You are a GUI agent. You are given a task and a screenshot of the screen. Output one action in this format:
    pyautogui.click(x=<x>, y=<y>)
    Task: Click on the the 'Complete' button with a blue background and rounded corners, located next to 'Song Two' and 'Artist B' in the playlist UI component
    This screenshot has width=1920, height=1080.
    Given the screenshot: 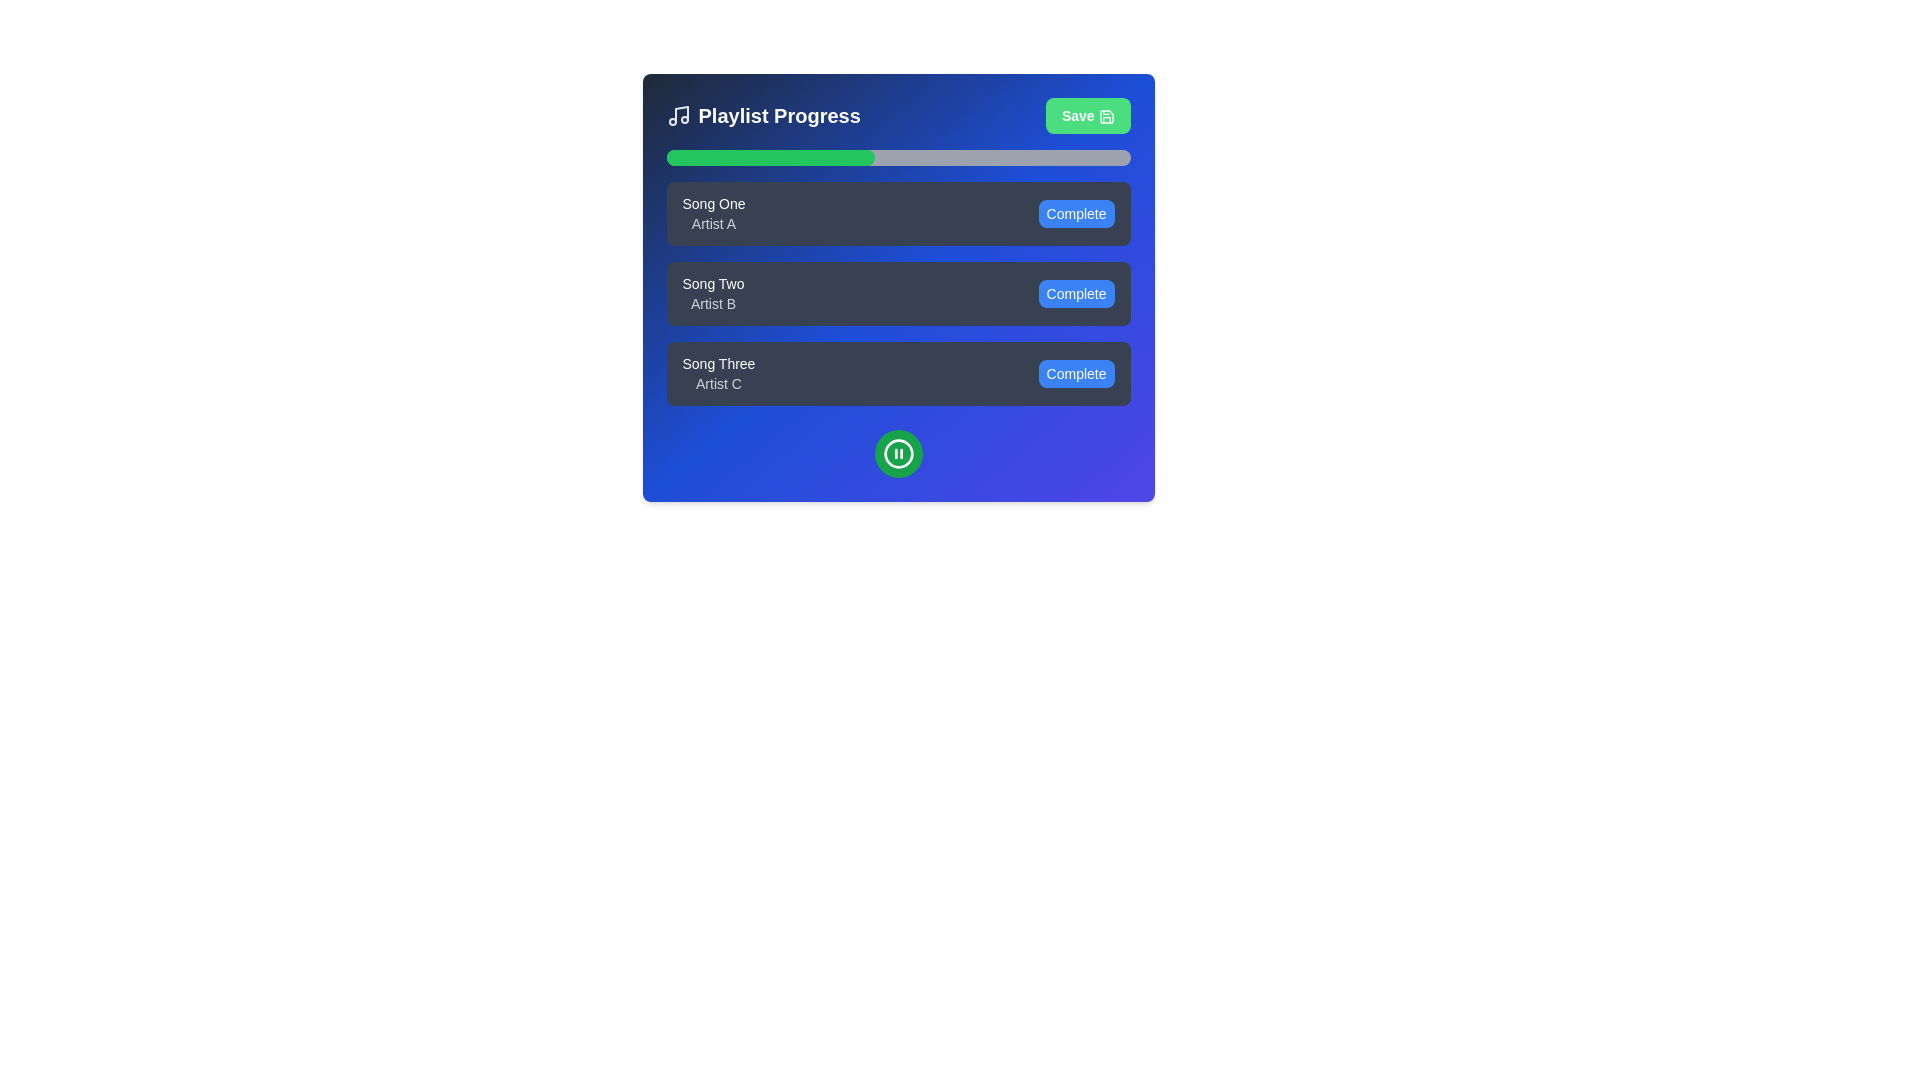 What is the action you would take?
    pyautogui.click(x=1075, y=293)
    